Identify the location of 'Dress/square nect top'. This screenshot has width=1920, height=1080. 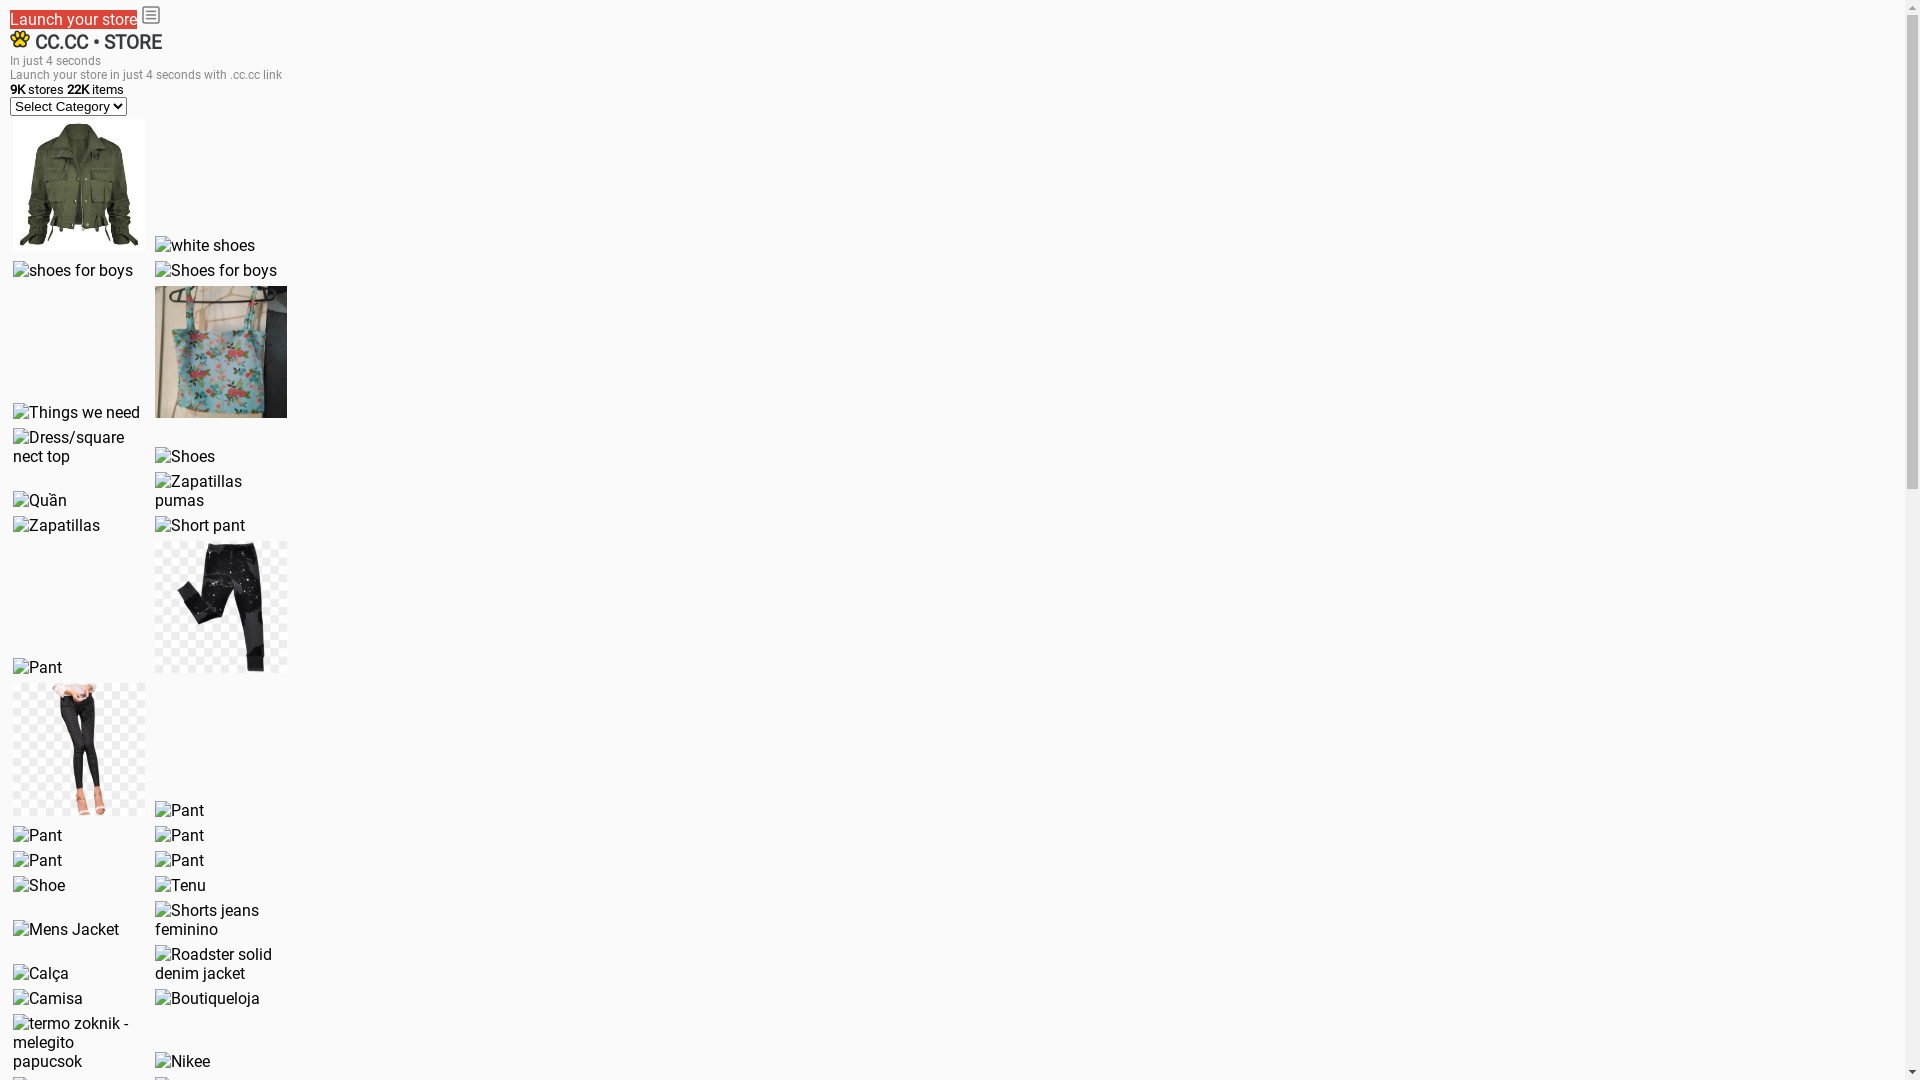
(13, 446).